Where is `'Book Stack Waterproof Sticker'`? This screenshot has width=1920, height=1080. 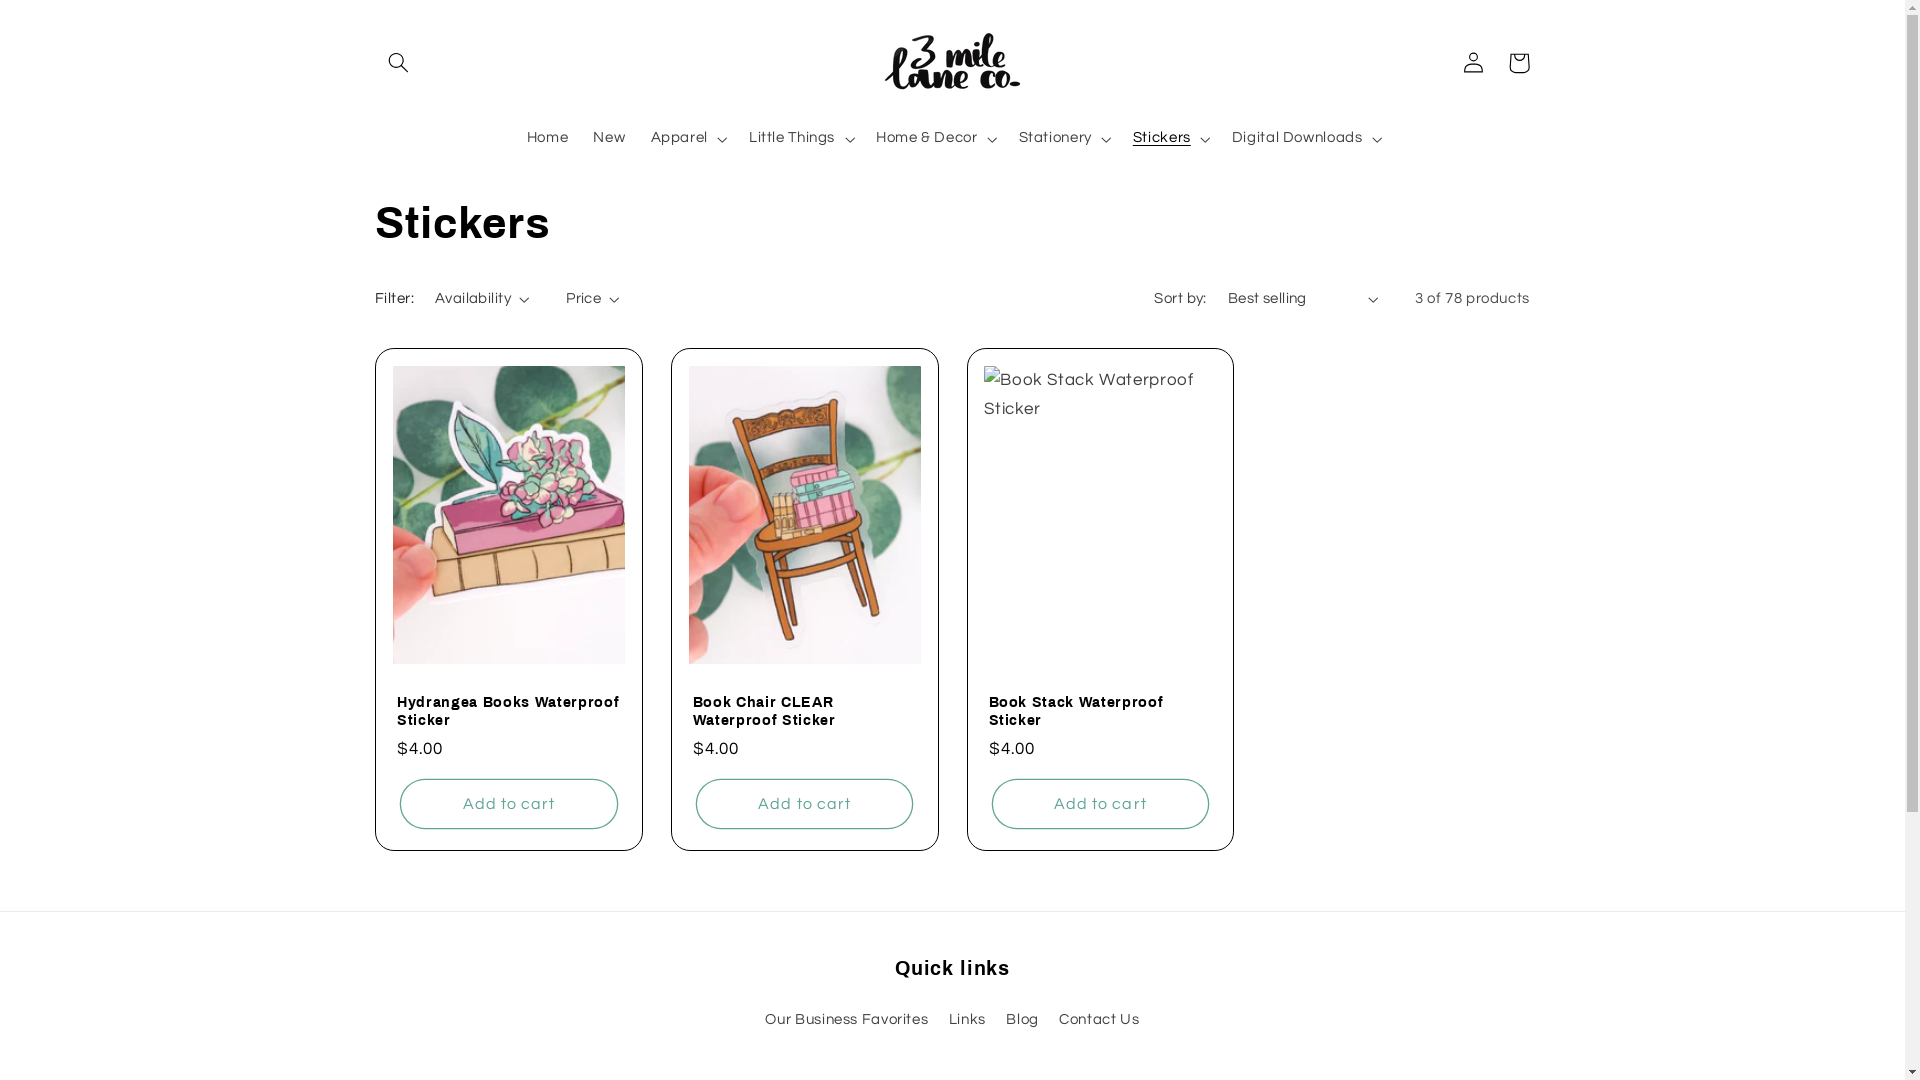
'Book Stack Waterproof Sticker' is located at coordinates (1098, 710).